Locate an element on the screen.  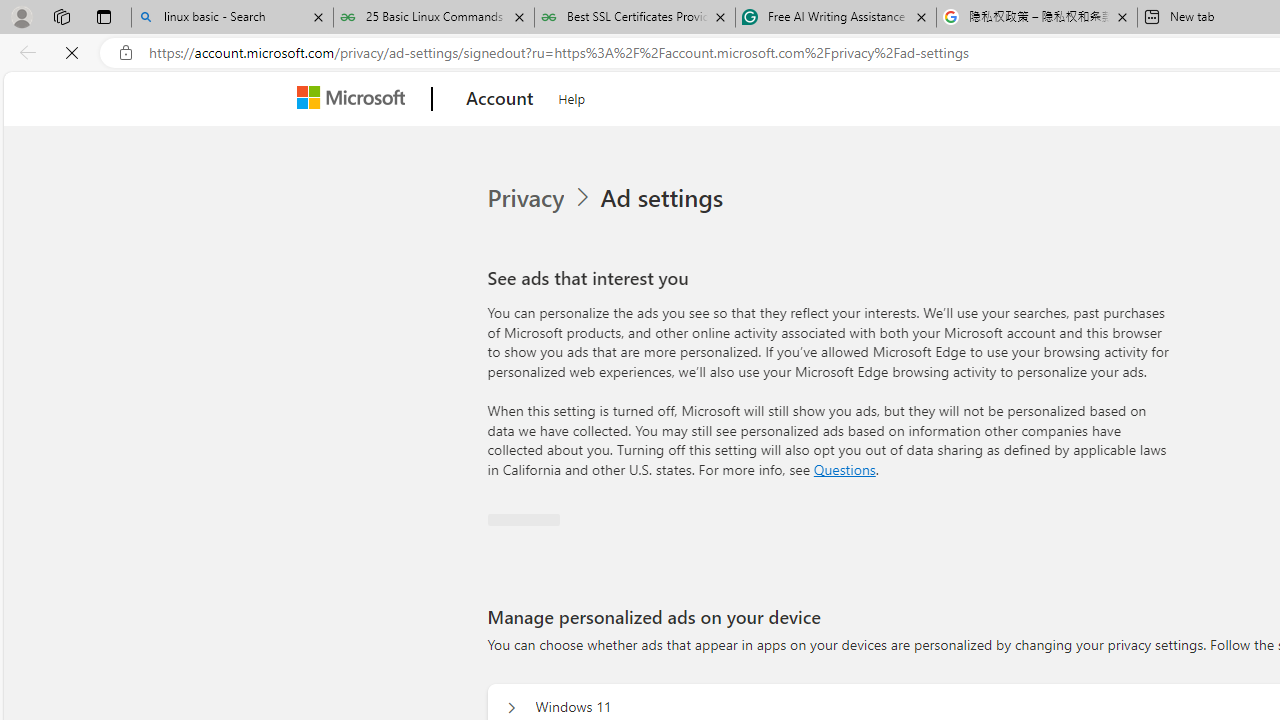
'Best SSL Certificates Provider in India - GeeksforGeeks' is located at coordinates (633, 17).